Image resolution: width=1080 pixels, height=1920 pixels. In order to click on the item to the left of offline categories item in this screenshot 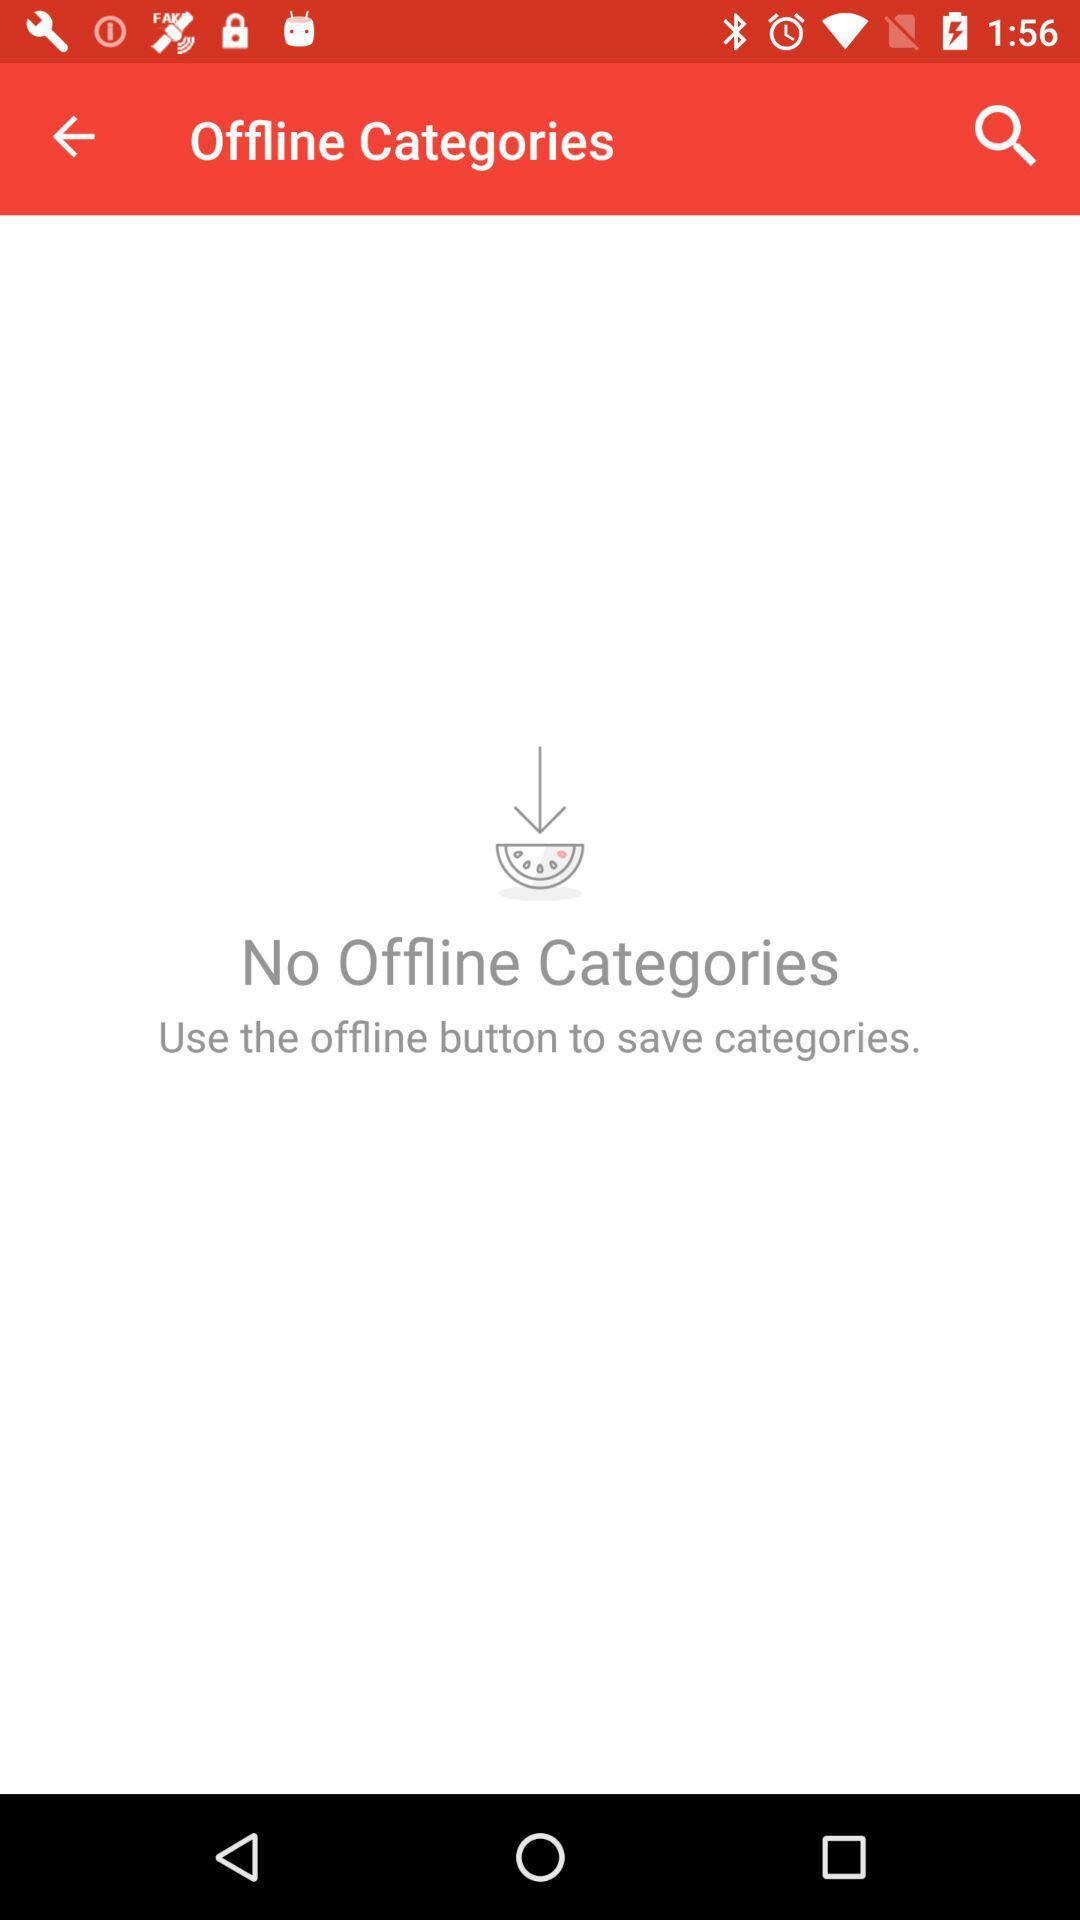, I will do `click(72, 135)`.